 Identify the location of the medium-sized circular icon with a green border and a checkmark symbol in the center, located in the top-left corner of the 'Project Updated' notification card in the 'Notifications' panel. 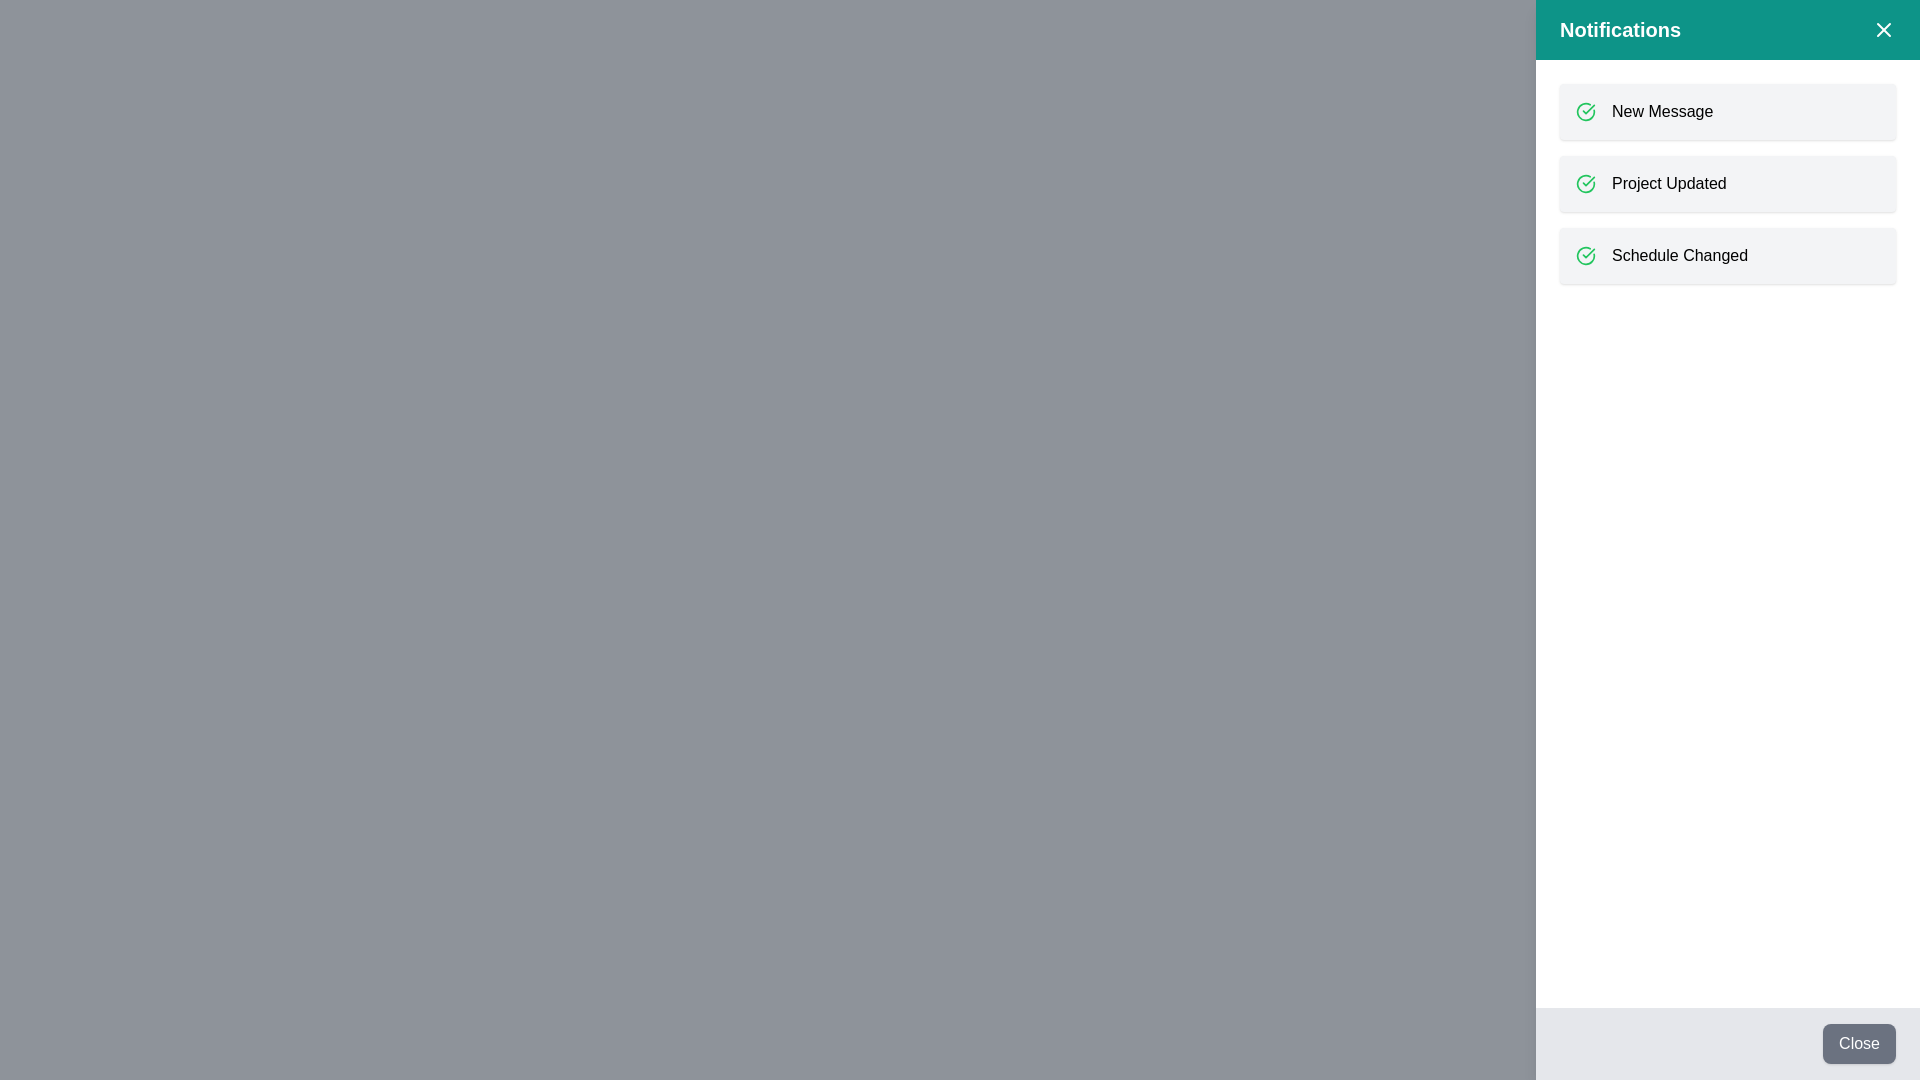
(1584, 184).